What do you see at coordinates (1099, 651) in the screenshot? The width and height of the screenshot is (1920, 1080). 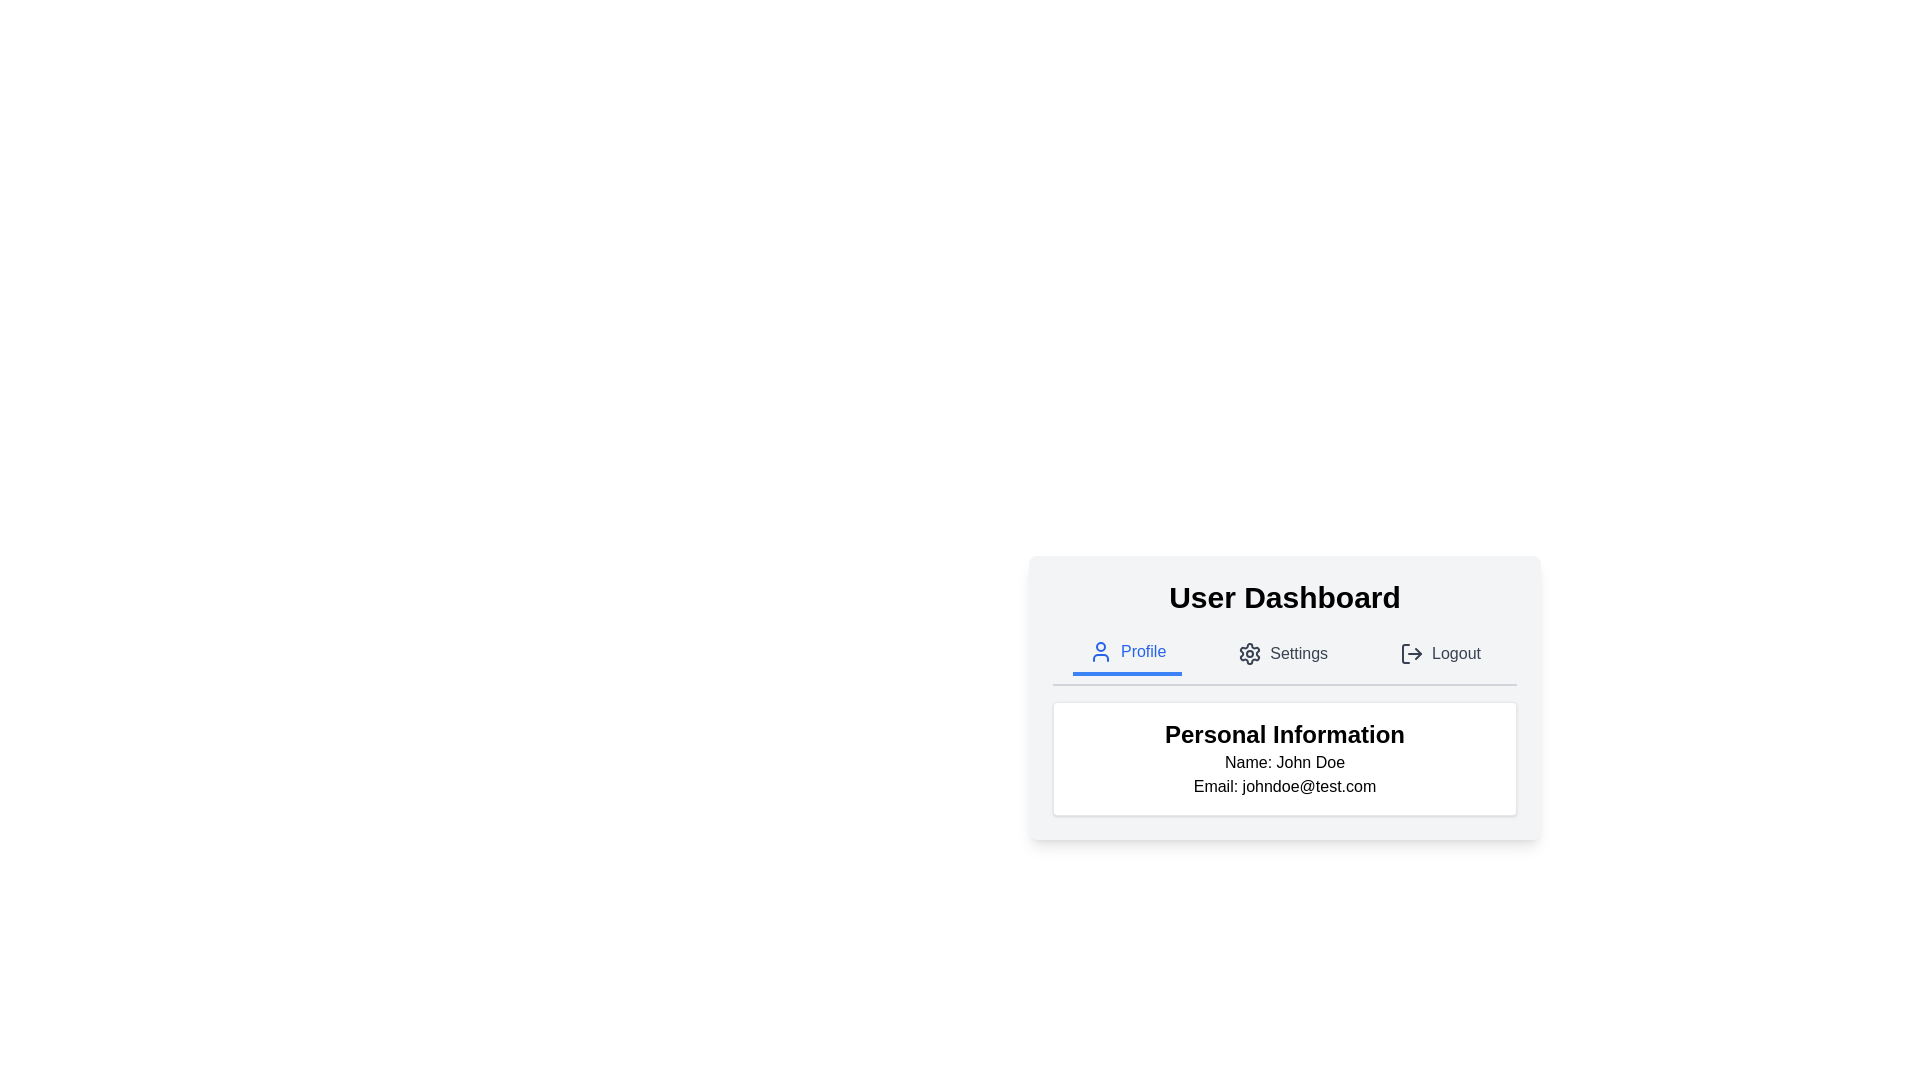 I see `the user icon in the 'Profile' navigation tab, which is characterized by a circular head and a rounded trapezoid torso in a minimalist blue line-art style` at bounding box center [1099, 651].